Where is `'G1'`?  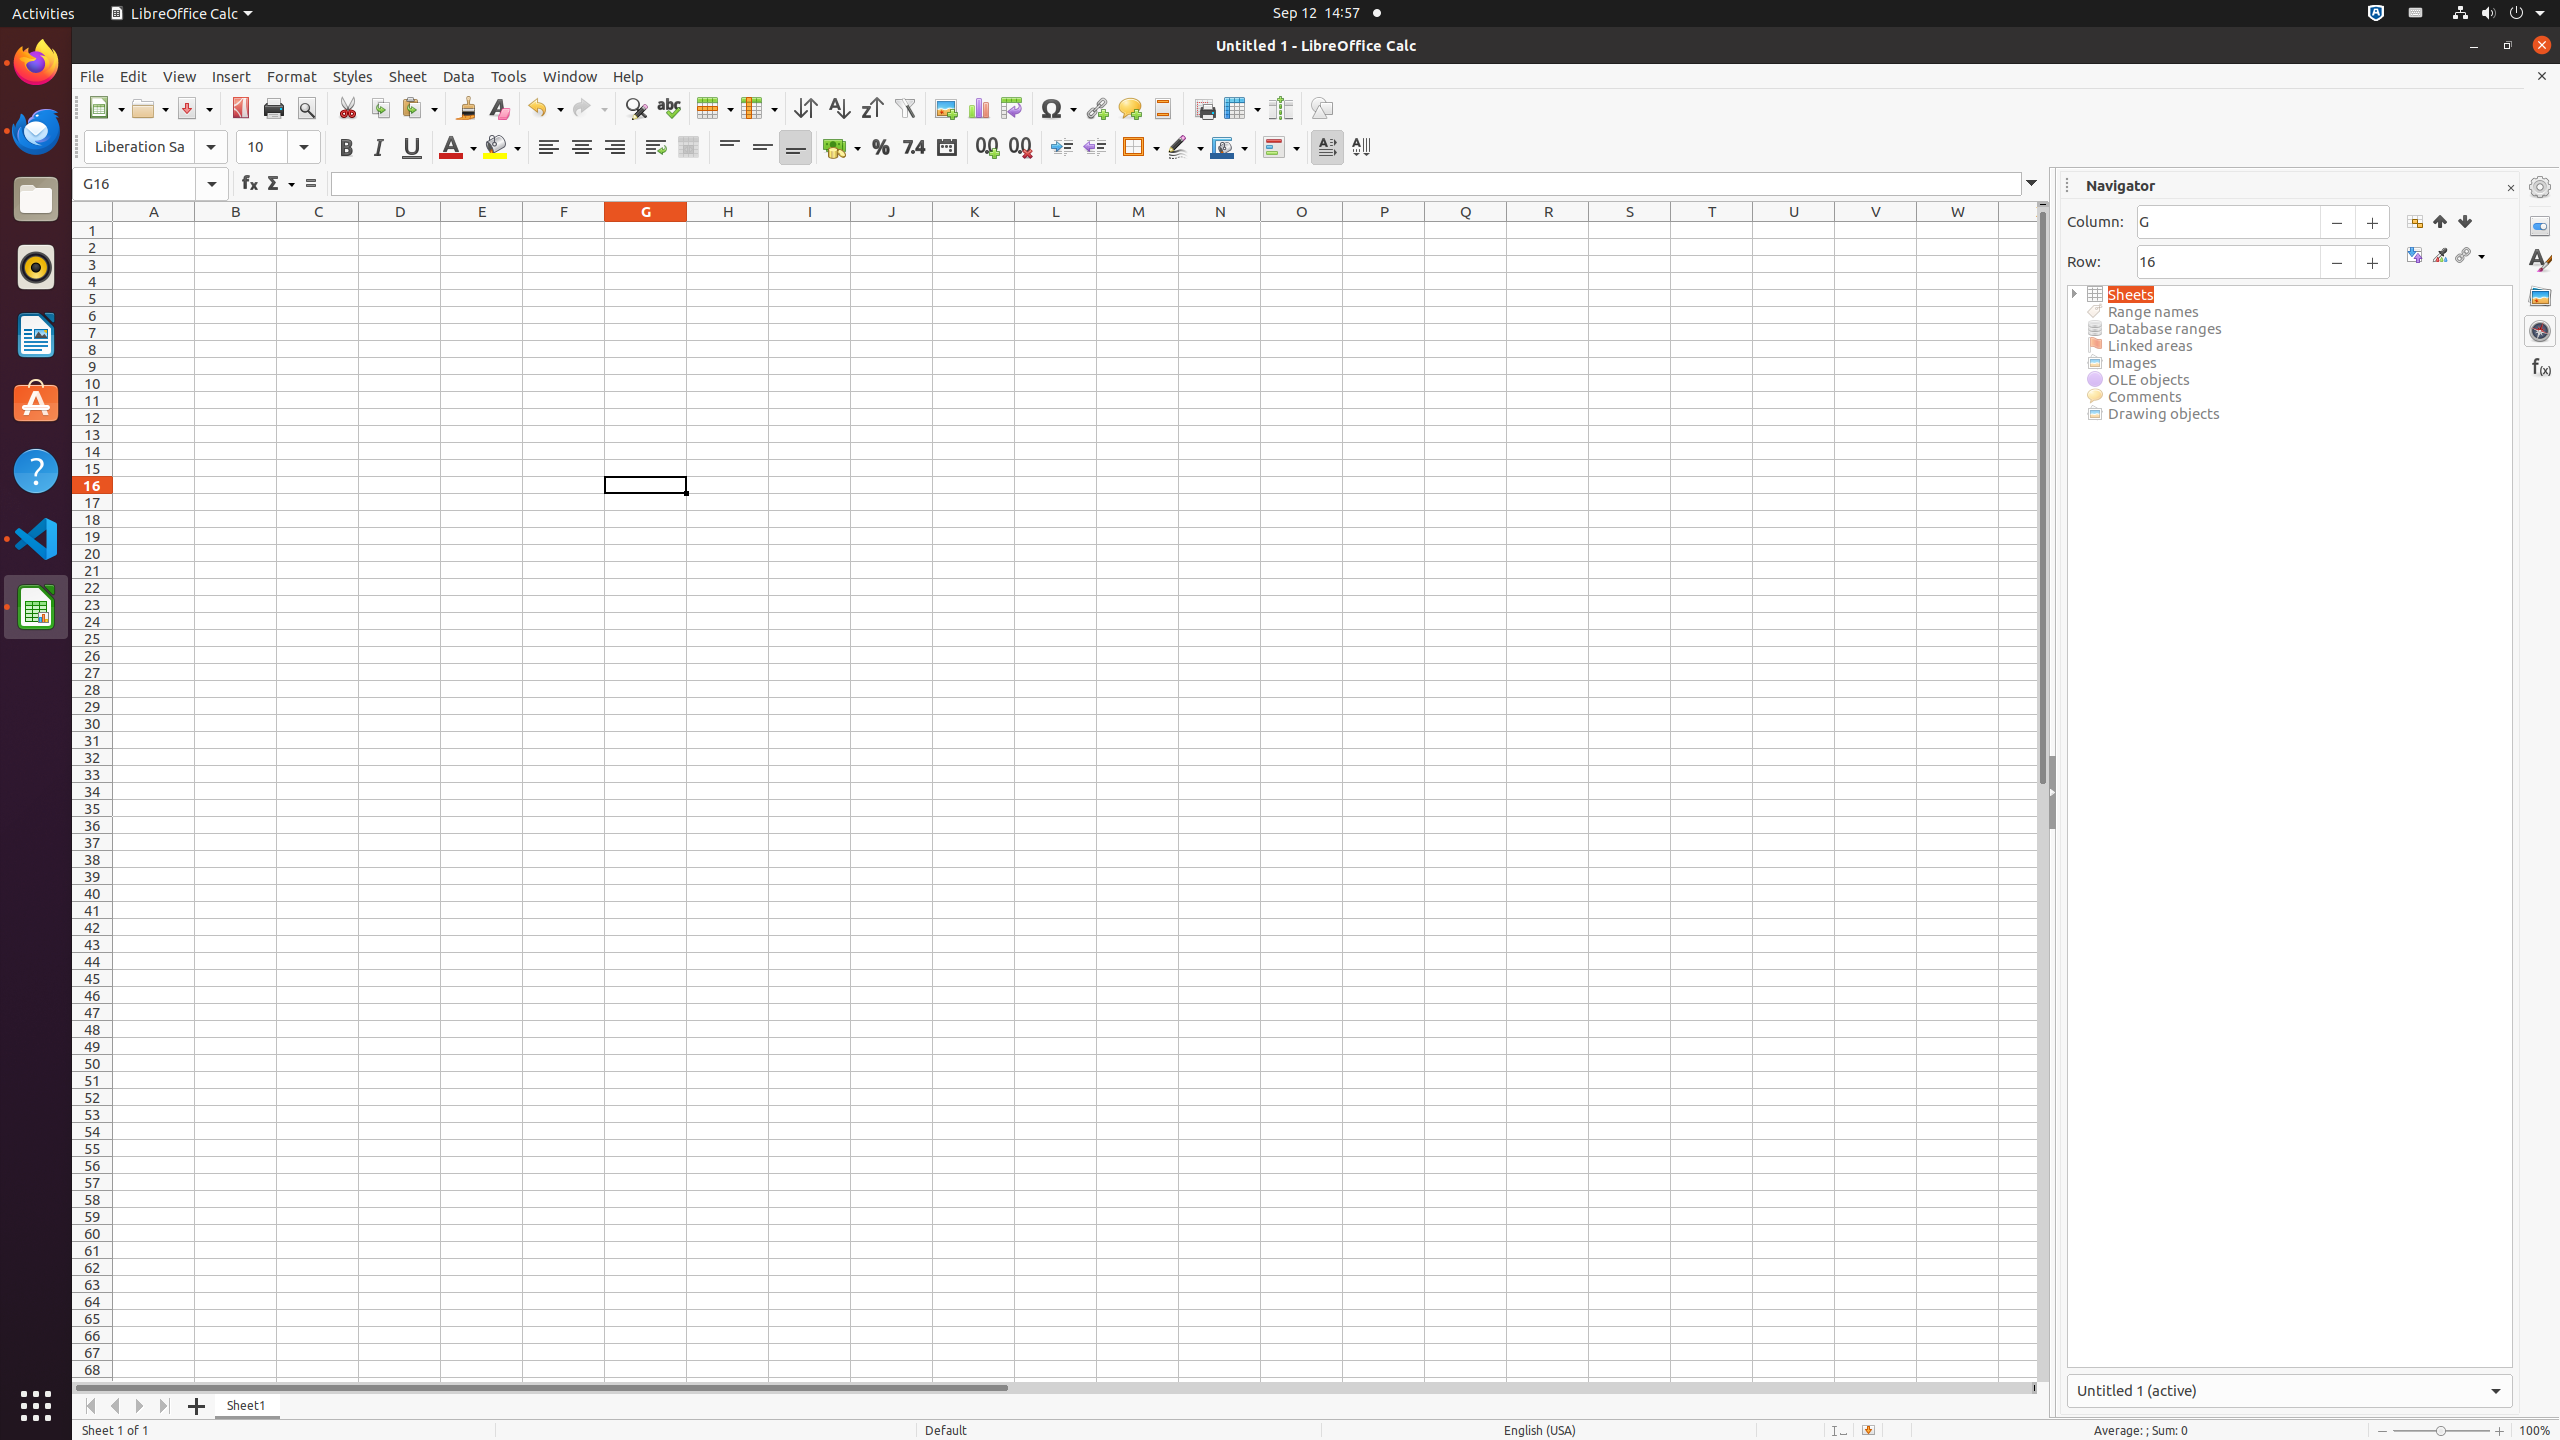 'G1' is located at coordinates (644, 229).